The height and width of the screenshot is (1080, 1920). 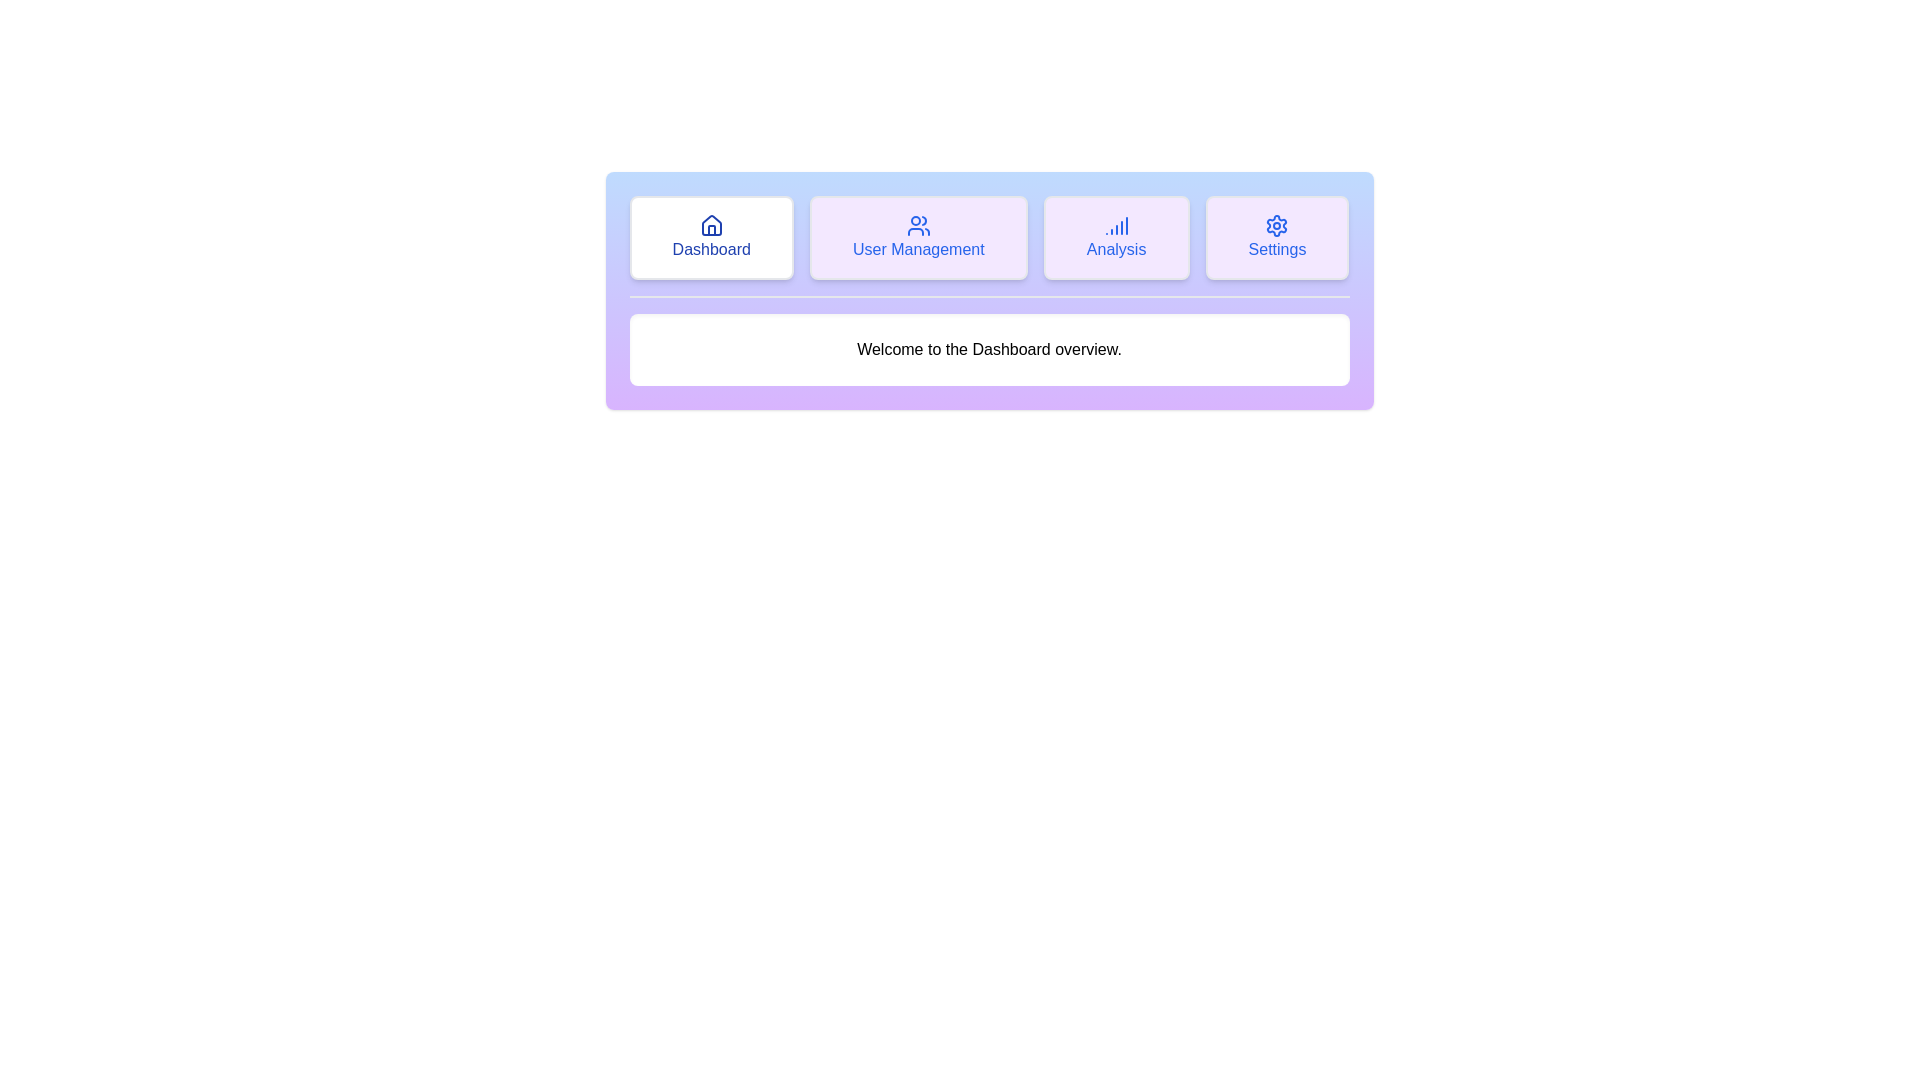 What do you see at coordinates (711, 237) in the screenshot?
I see `the Navigation button located at the top-left section of the interface` at bounding box center [711, 237].